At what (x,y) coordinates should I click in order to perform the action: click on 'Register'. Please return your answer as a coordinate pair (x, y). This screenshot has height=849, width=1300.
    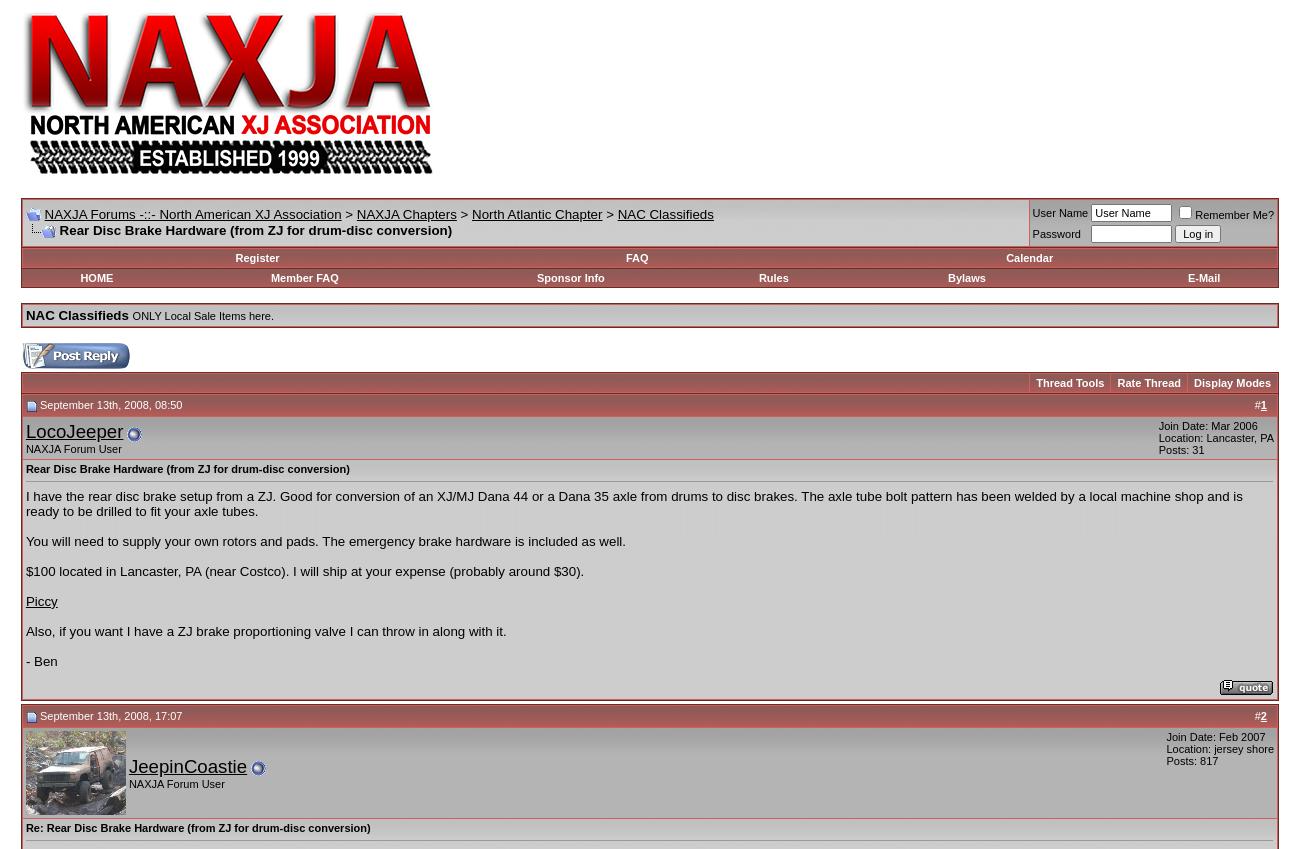
    Looking at the image, I should click on (234, 258).